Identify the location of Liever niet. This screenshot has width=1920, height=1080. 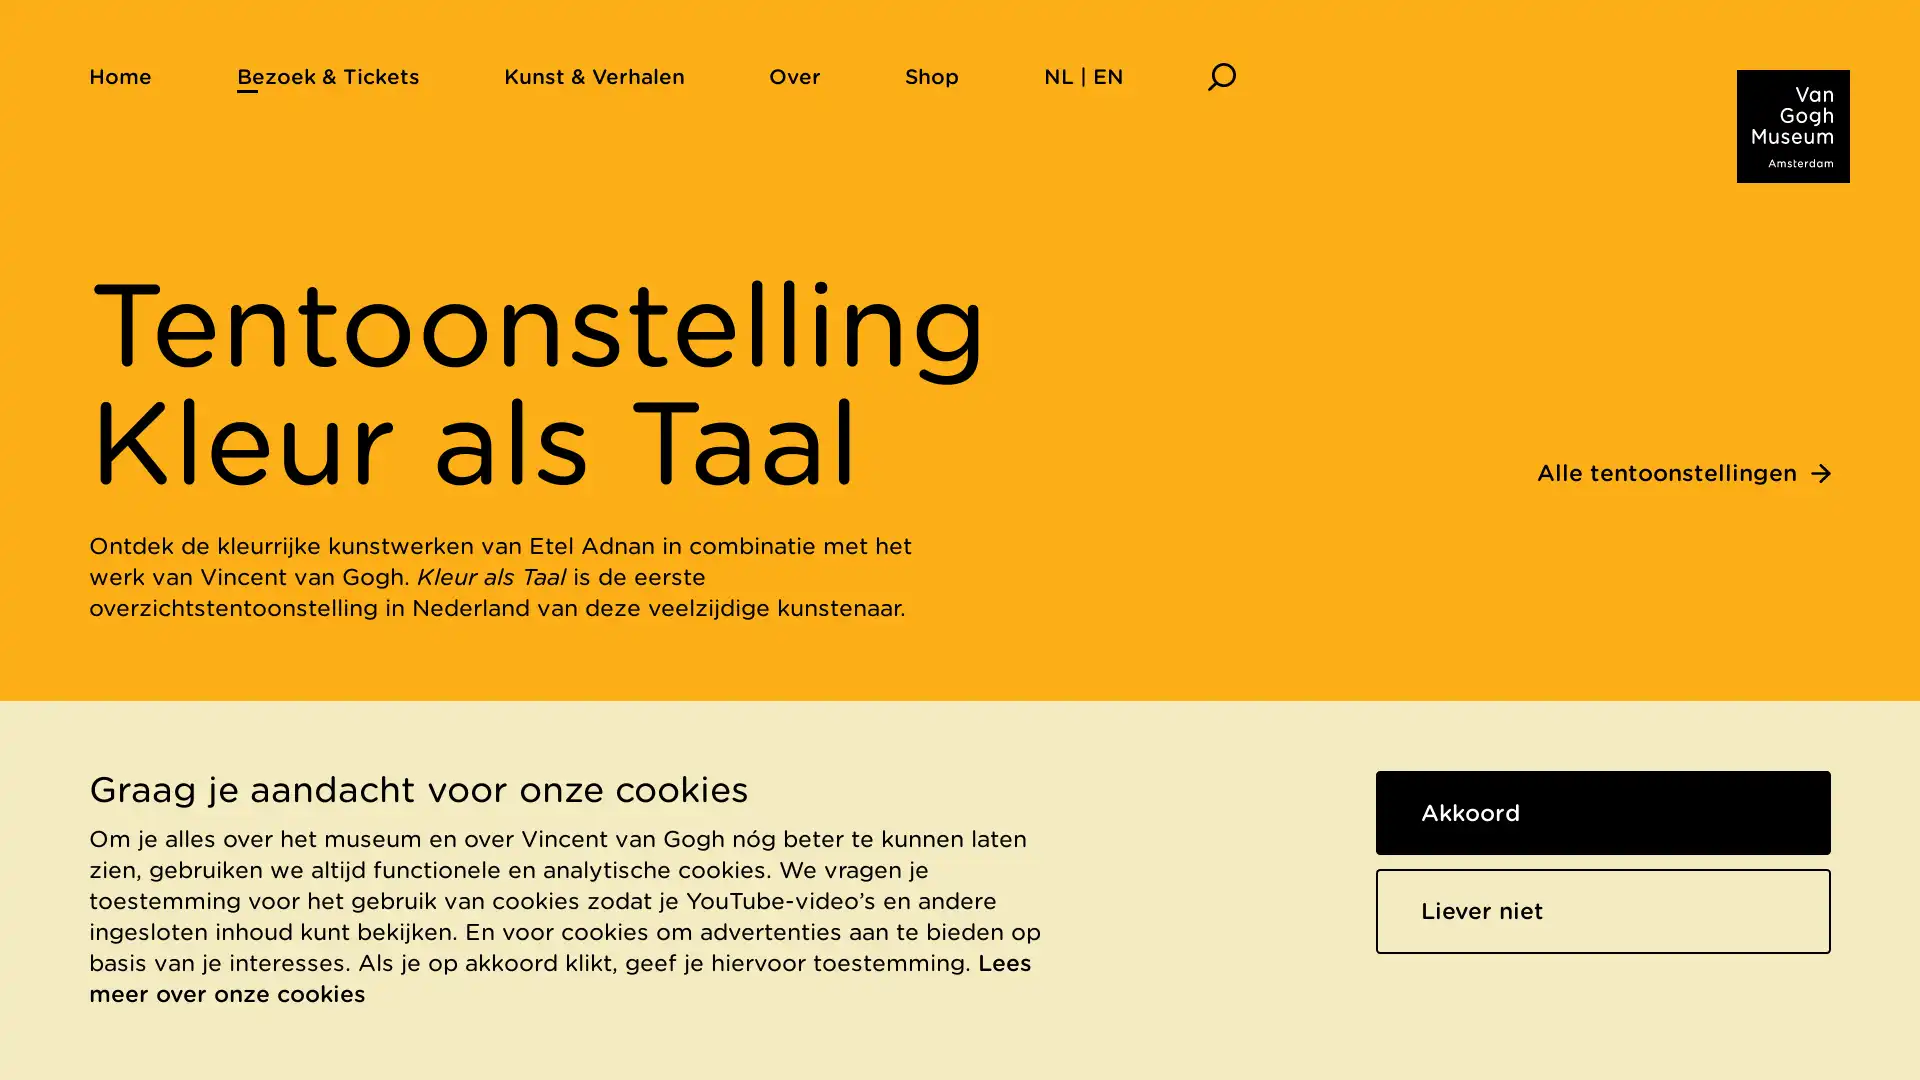
(1603, 910).